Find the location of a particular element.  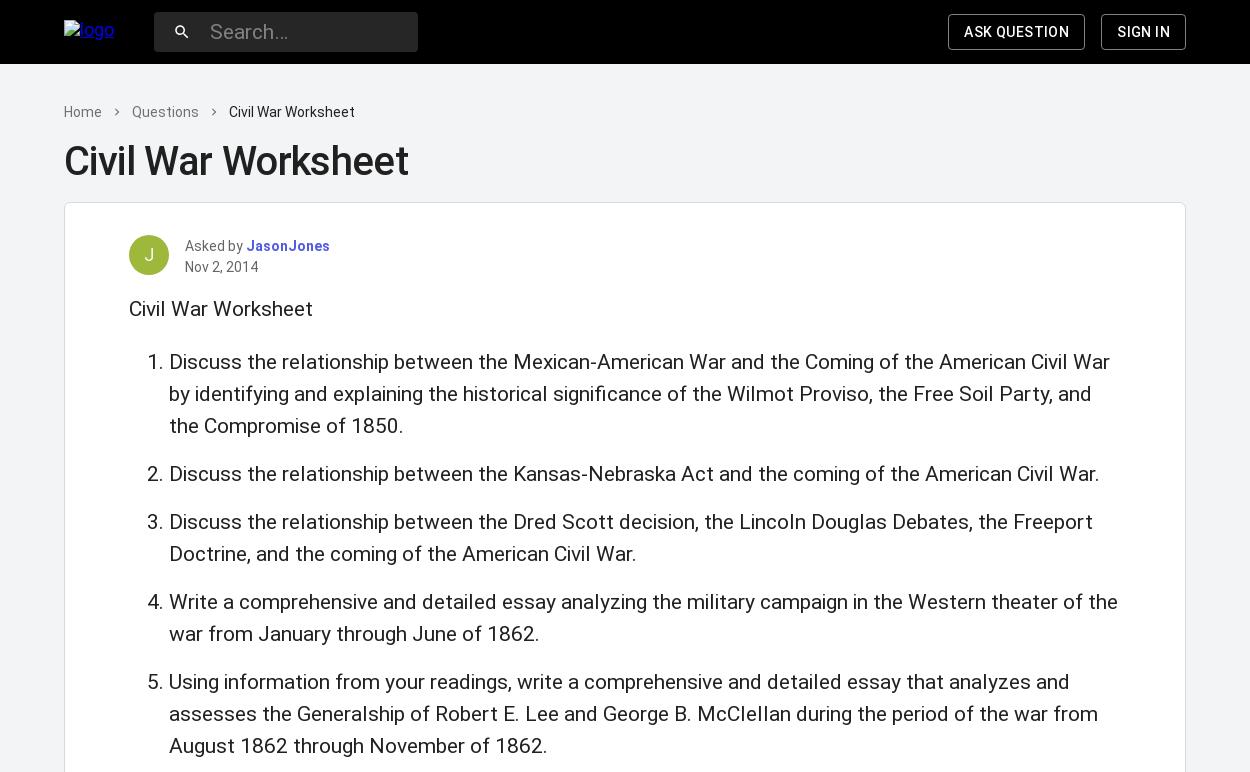

'Home' is located at coordinates (82, 111).